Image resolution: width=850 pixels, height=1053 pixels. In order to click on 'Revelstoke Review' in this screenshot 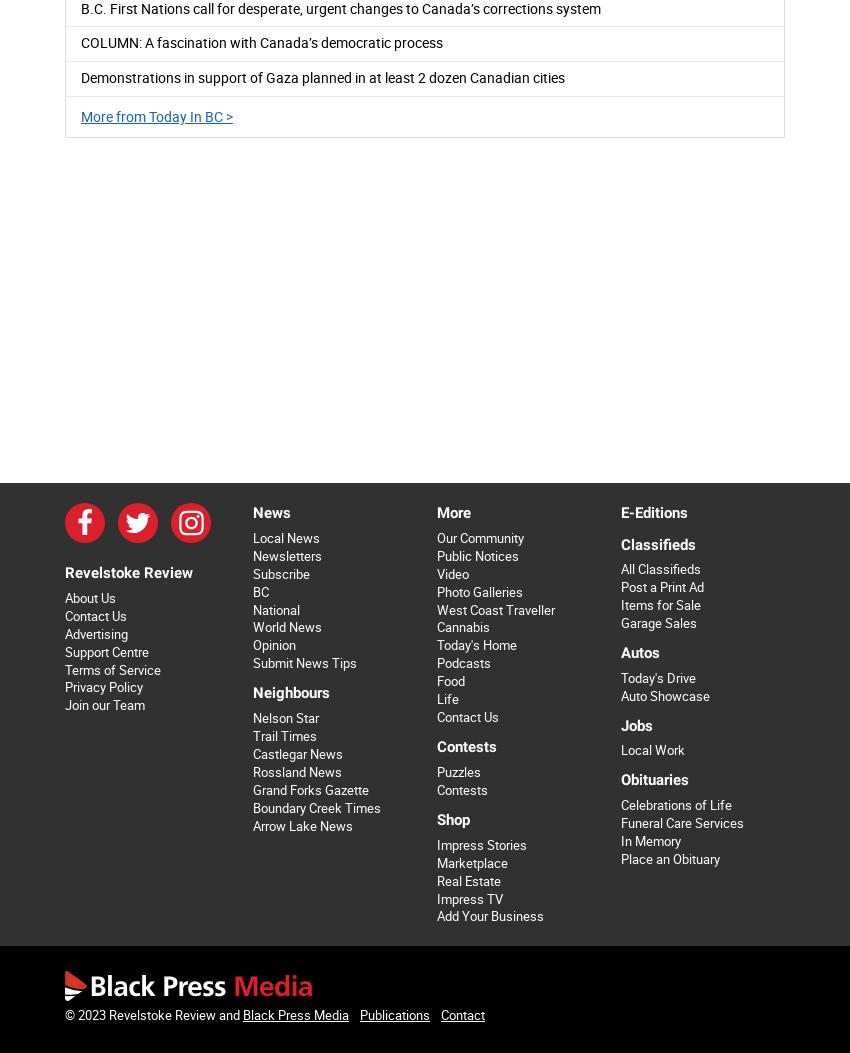, I will do `click(129, 570)`.